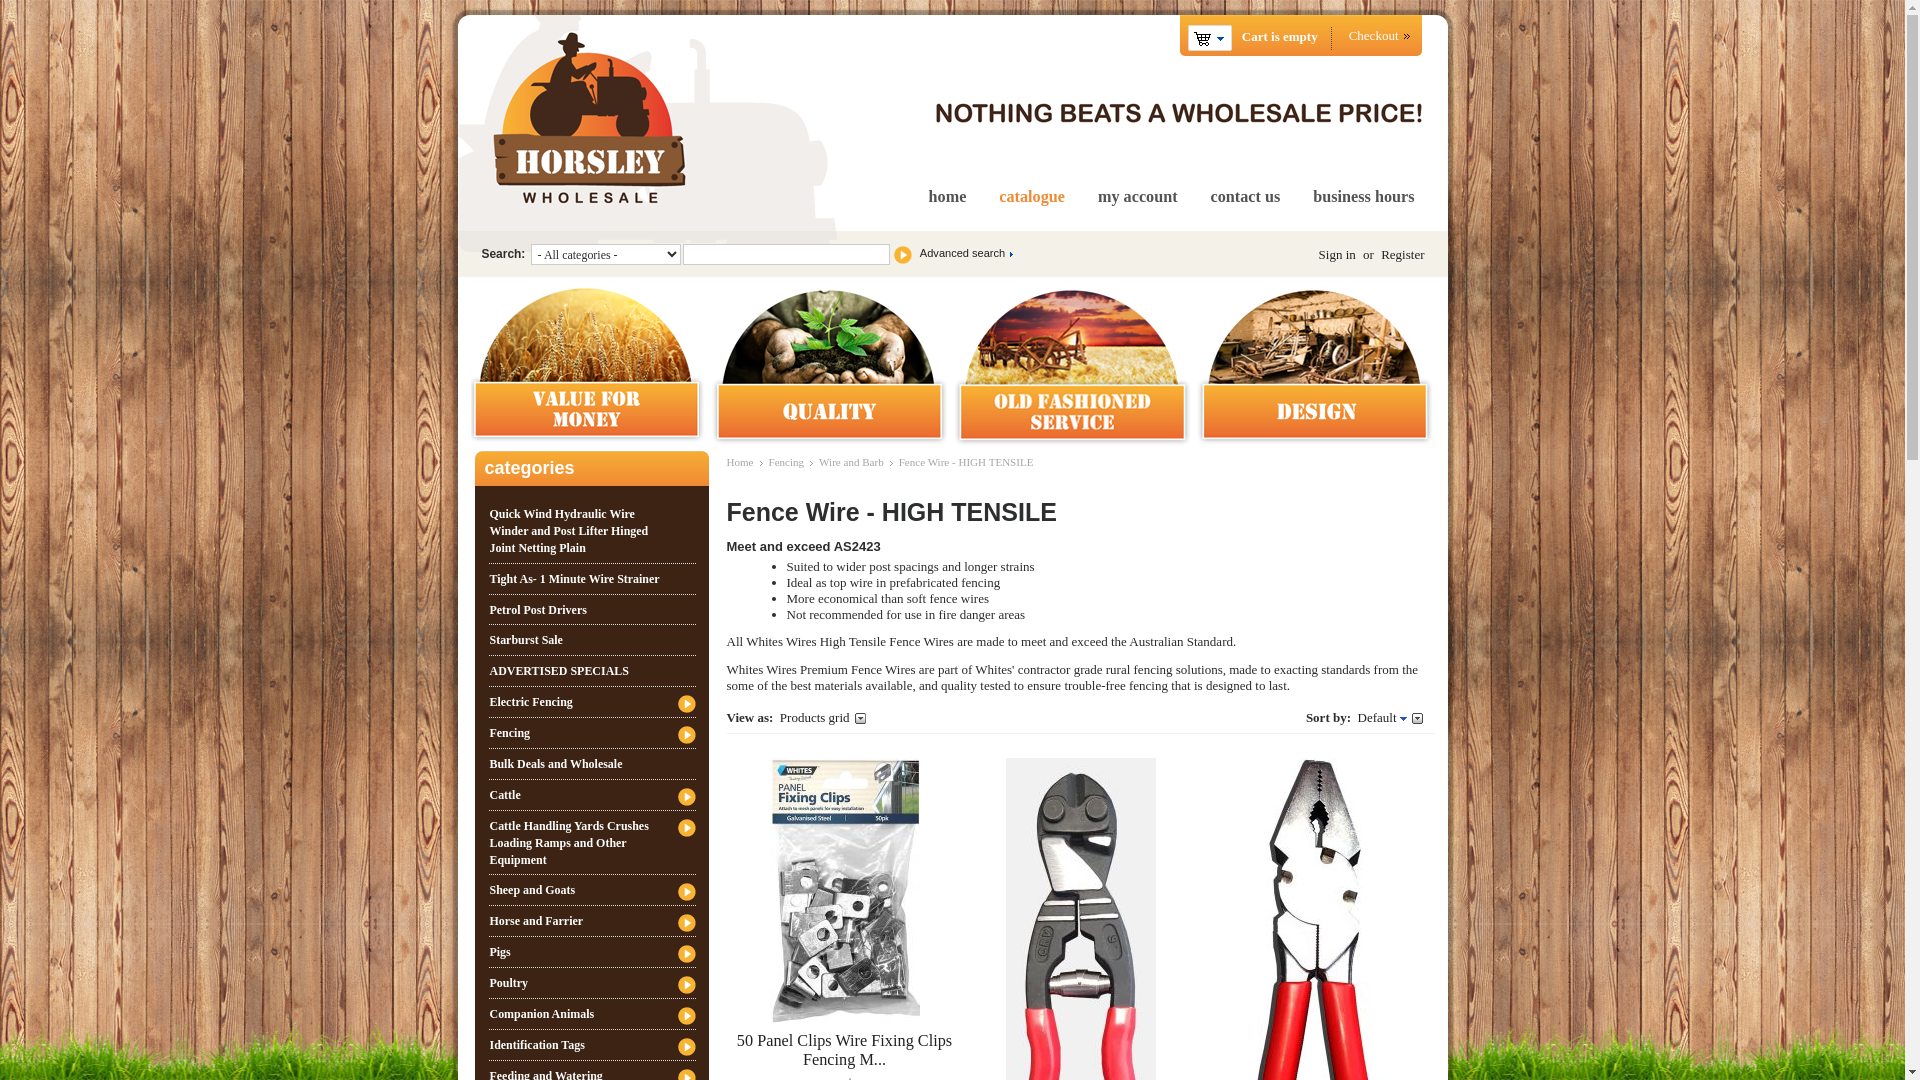 This screenshot has width=1920, height=1080. What do you see at coordinates (844, 1049) in the screenshot?
I see `'50 Panel Clips Wire Fixing Clips Fencing M...'` at bounding box center [844, 1049].